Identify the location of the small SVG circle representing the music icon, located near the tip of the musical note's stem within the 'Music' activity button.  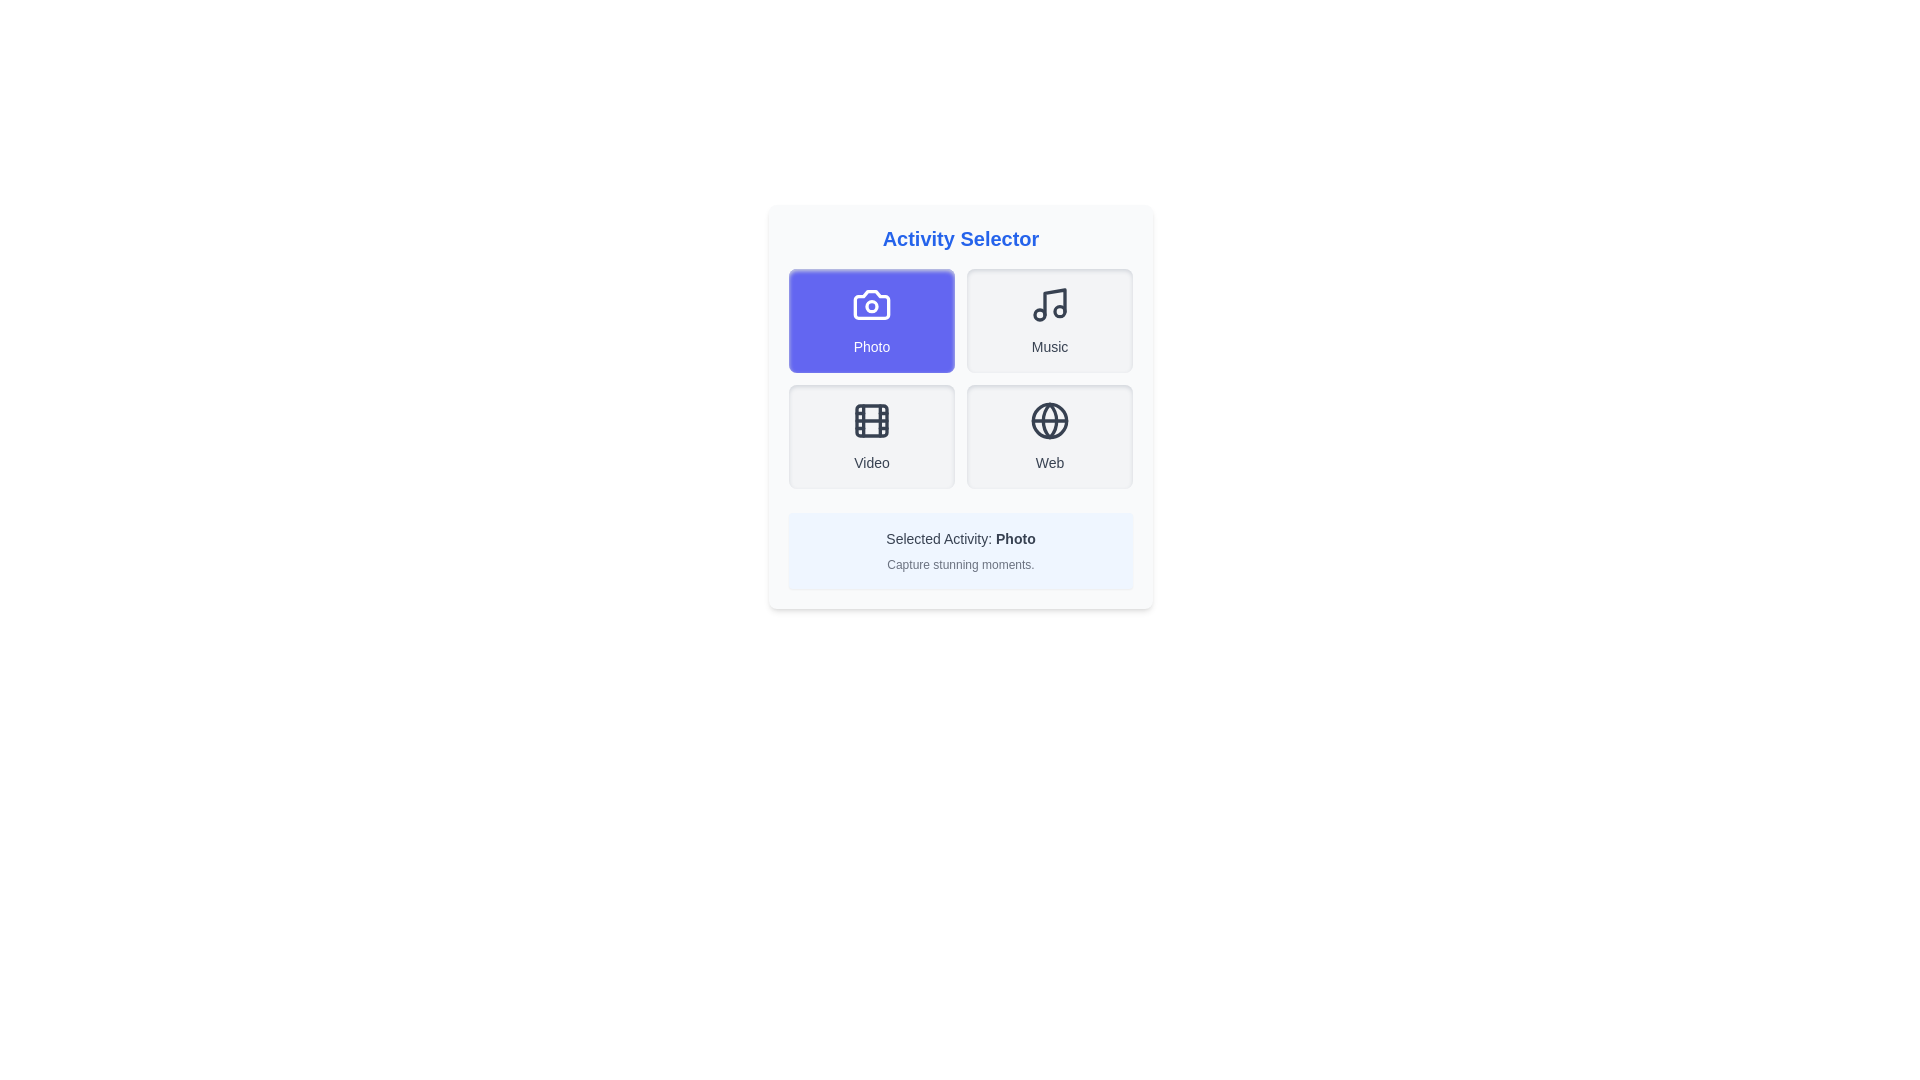
(1059, 311).